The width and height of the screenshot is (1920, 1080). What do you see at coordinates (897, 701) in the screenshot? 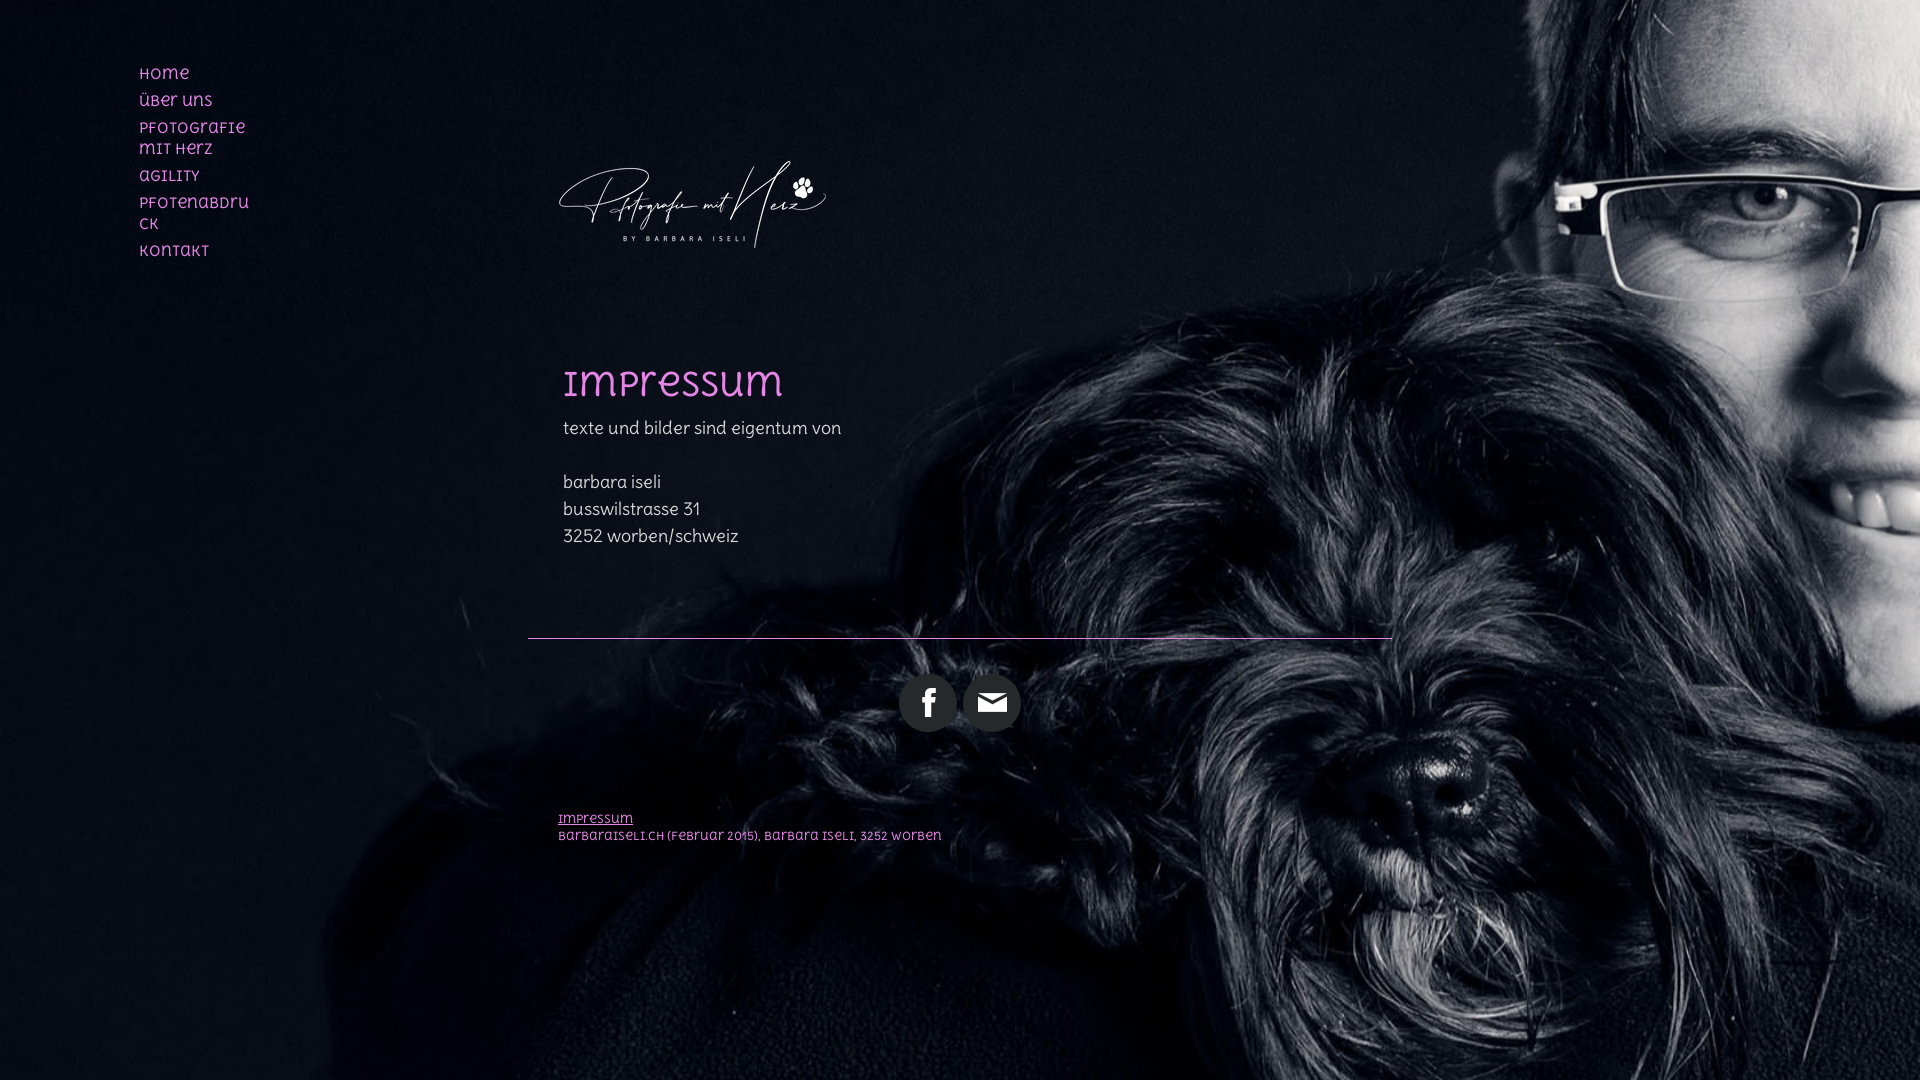
I see `'Facebook'` at bounding box center [897, 701].